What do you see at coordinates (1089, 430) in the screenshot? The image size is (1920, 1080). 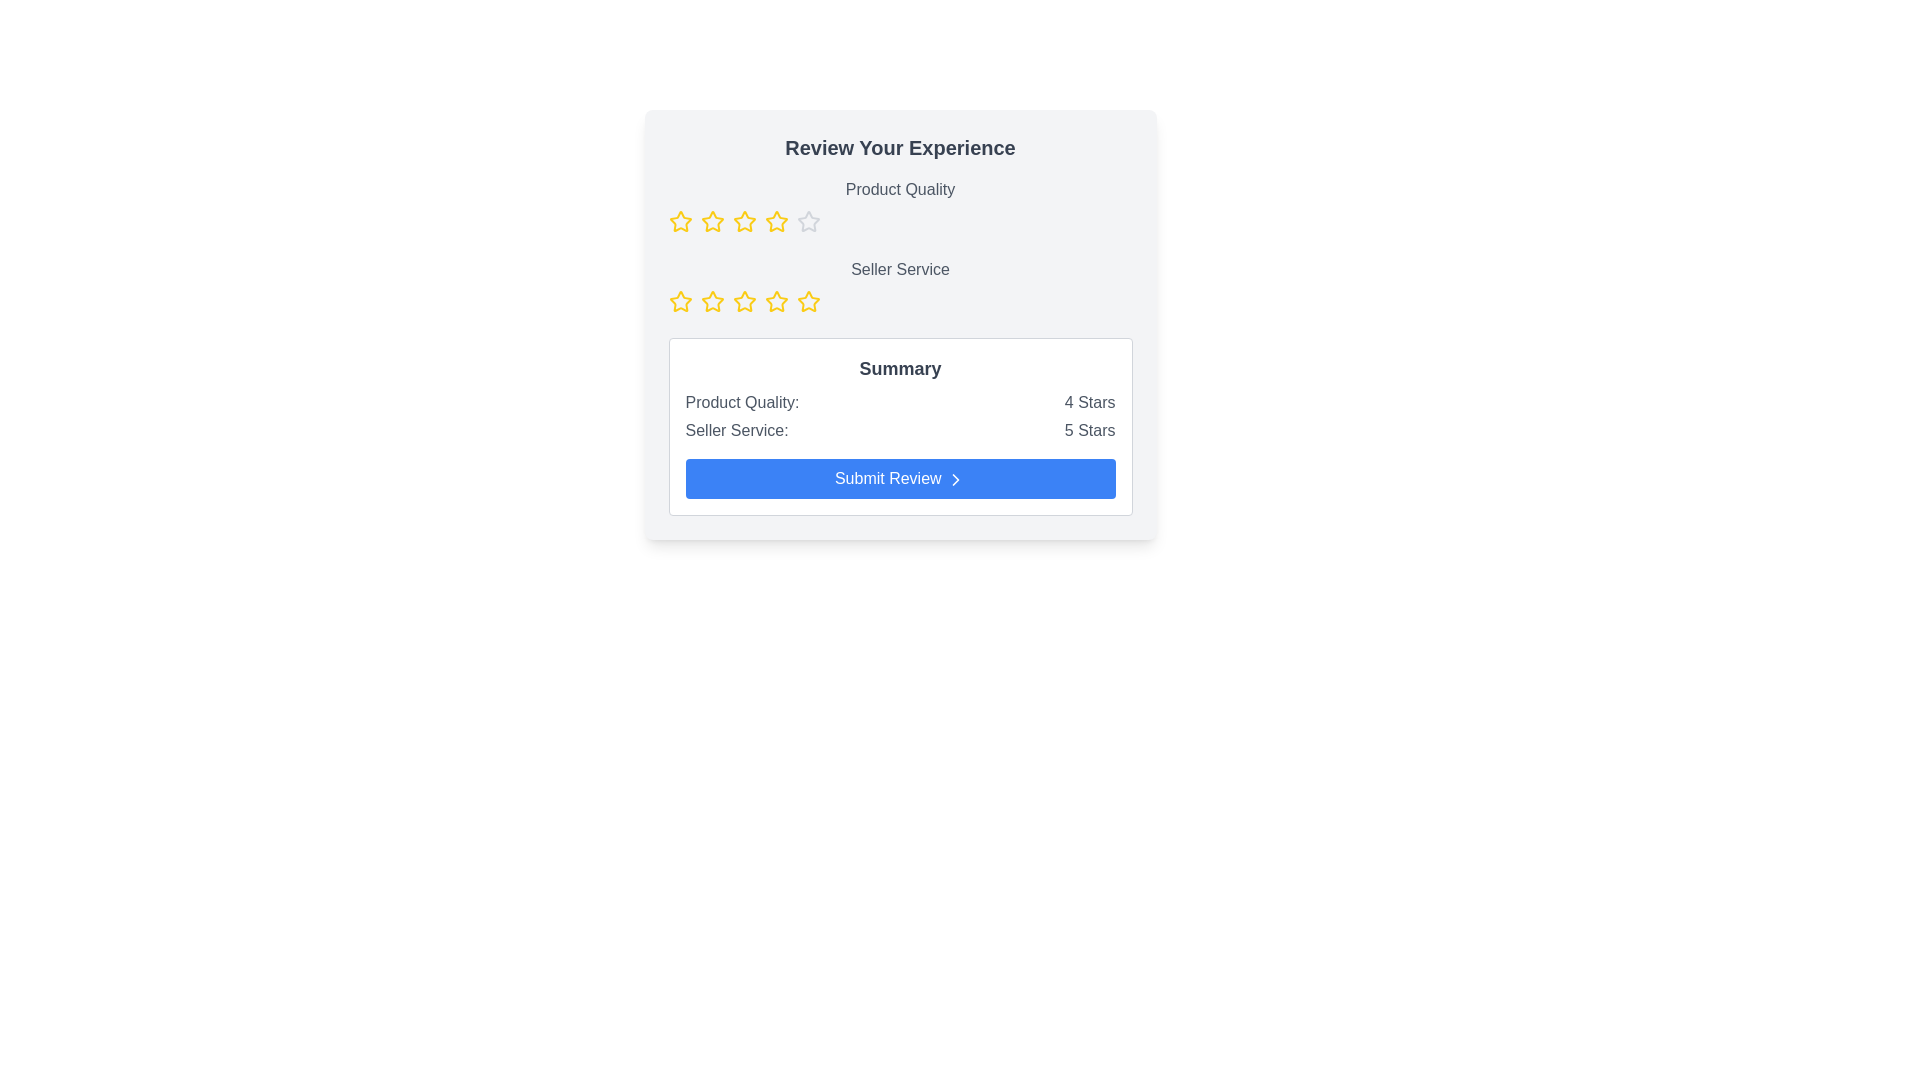 I see `the '5 Stars' rating text label indicating the rating for 'Seller Service', which is located on the right side of the 'Seller Service:' entry in the summary section` at bounding box center [1089, 430].